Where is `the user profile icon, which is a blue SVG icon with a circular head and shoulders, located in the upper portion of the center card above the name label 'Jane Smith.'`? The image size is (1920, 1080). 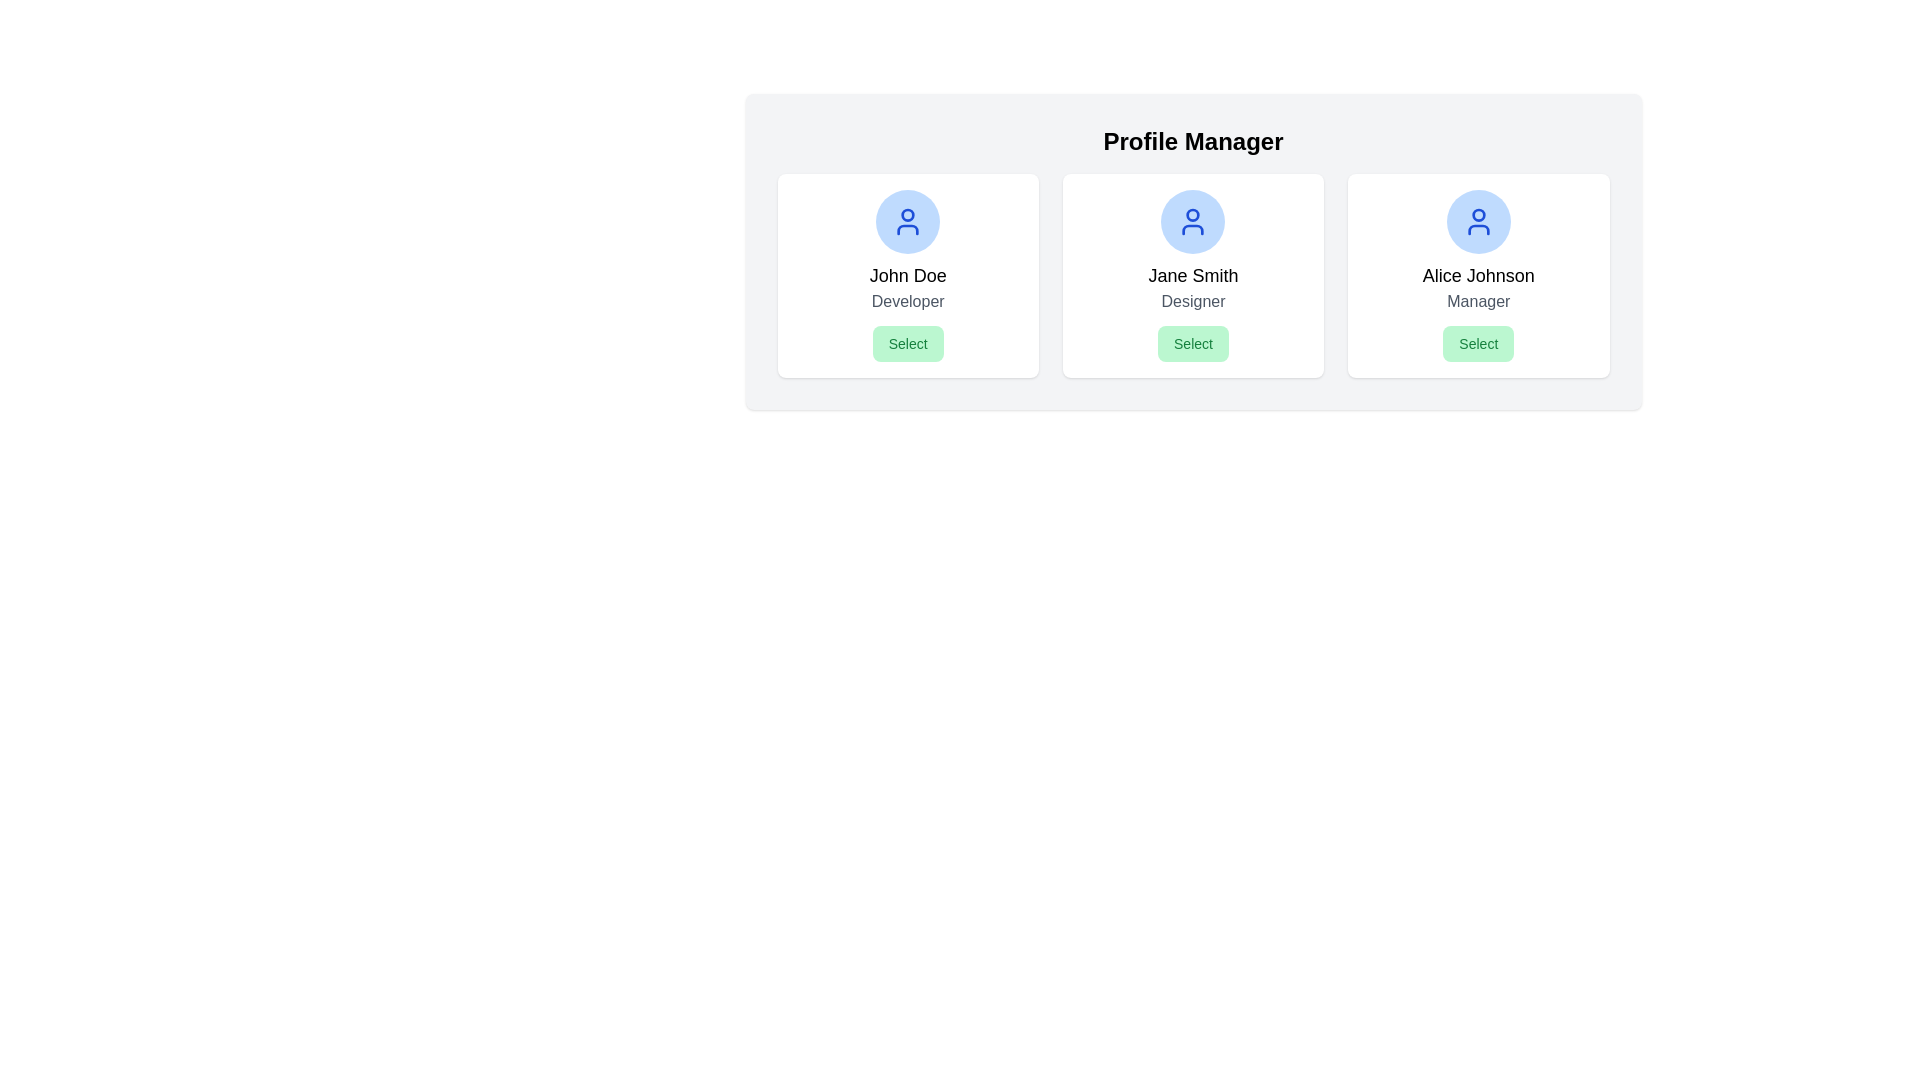
the user profile icon, which is a blue SVG icon with a circular head and shoulders, located in the upper portion of the center card above the name label 'Jane Smith.' is located at coordinates (1193, 222).